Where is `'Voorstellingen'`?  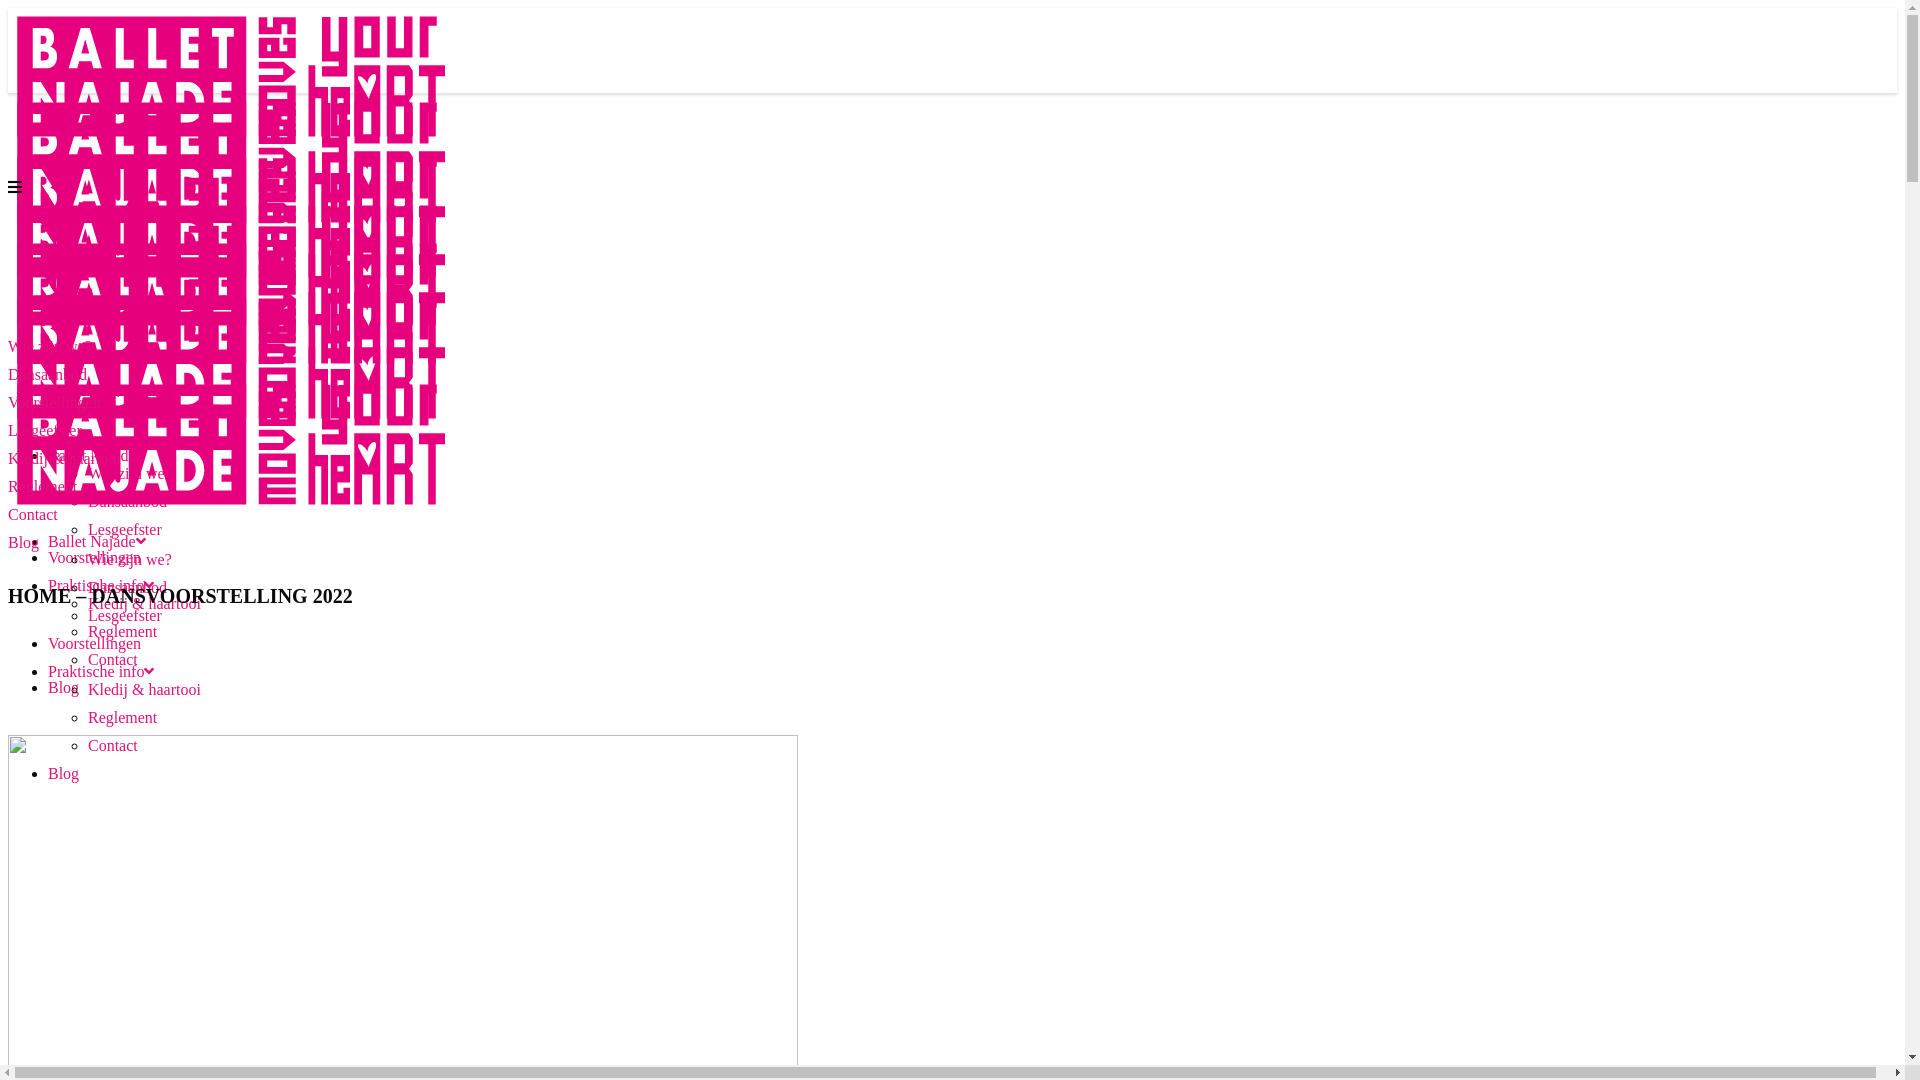 'Voorstellingen' is located at coordinates (93, 557).